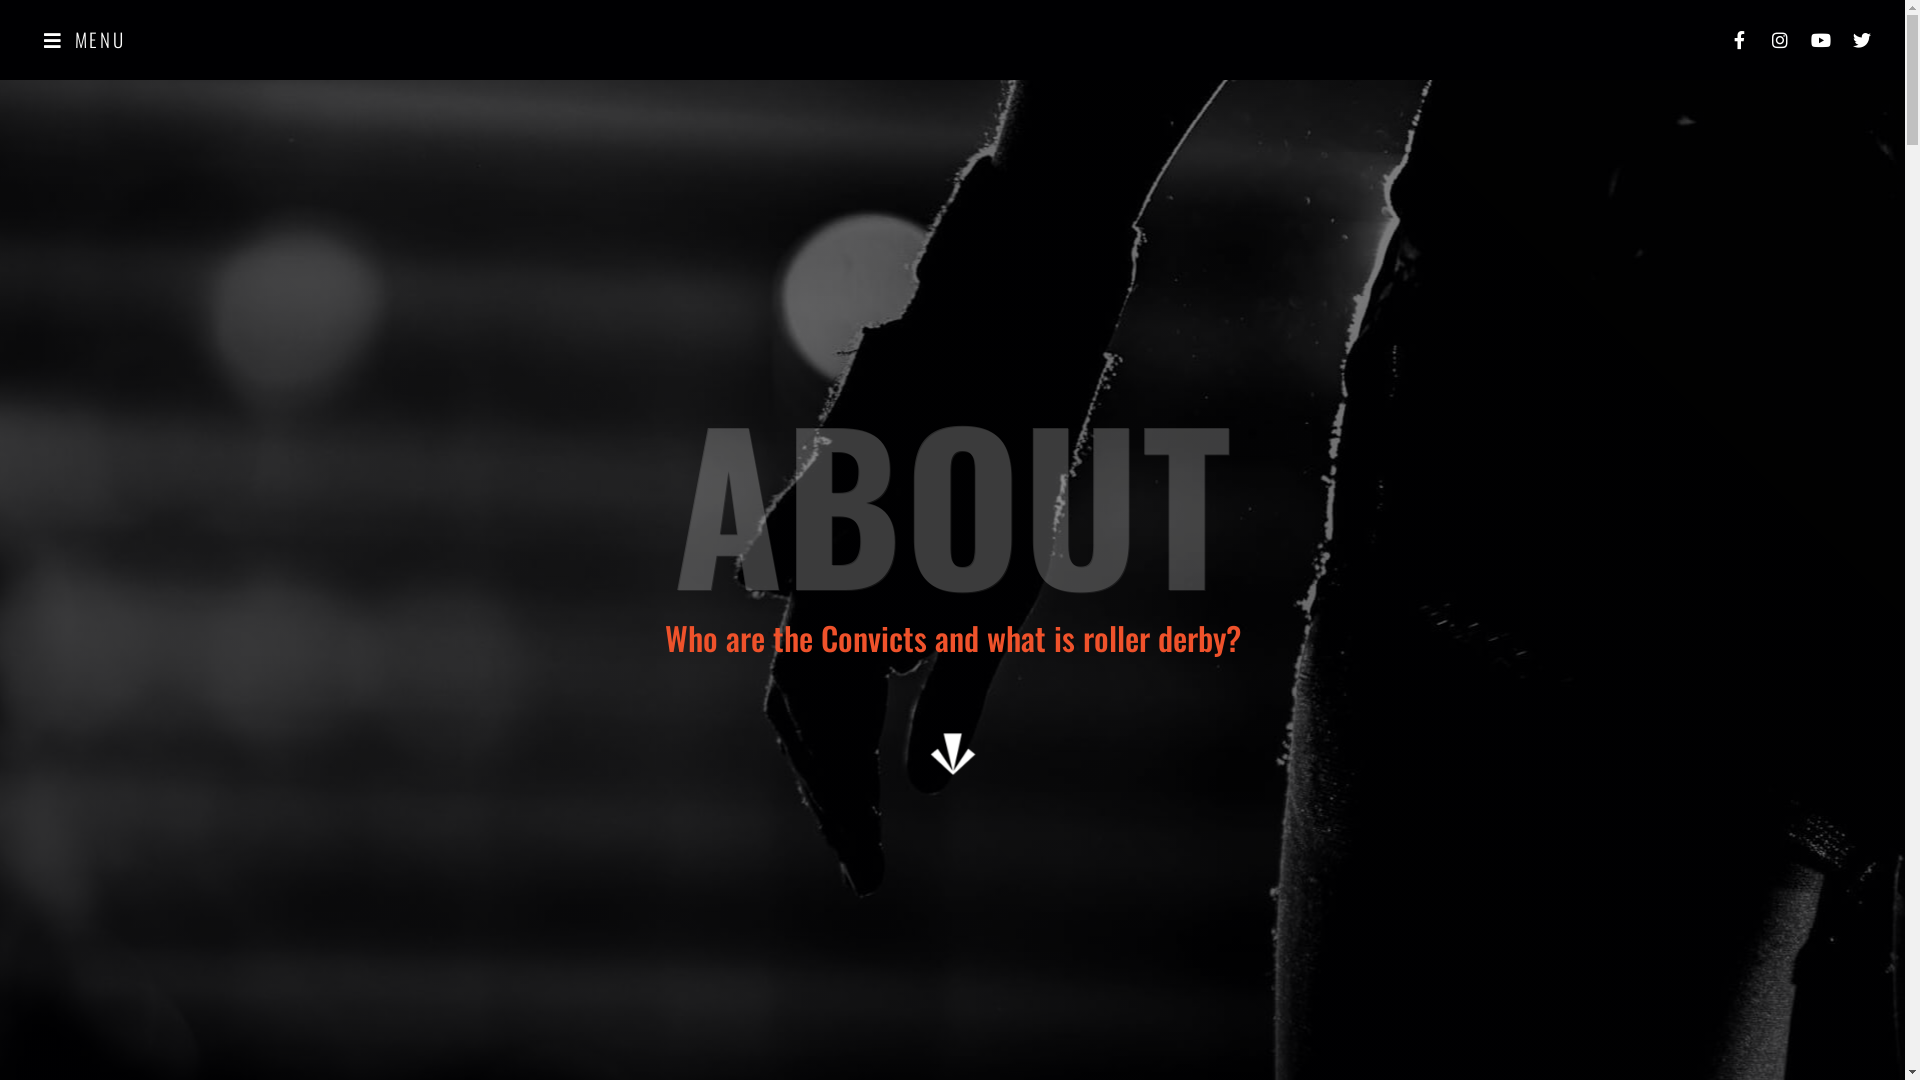 The image size is (1920, 1080). What do you see at coordinates (1737, 39) in the screenshot?
I see `'Facebook'` at bounding box center [1737, 39].